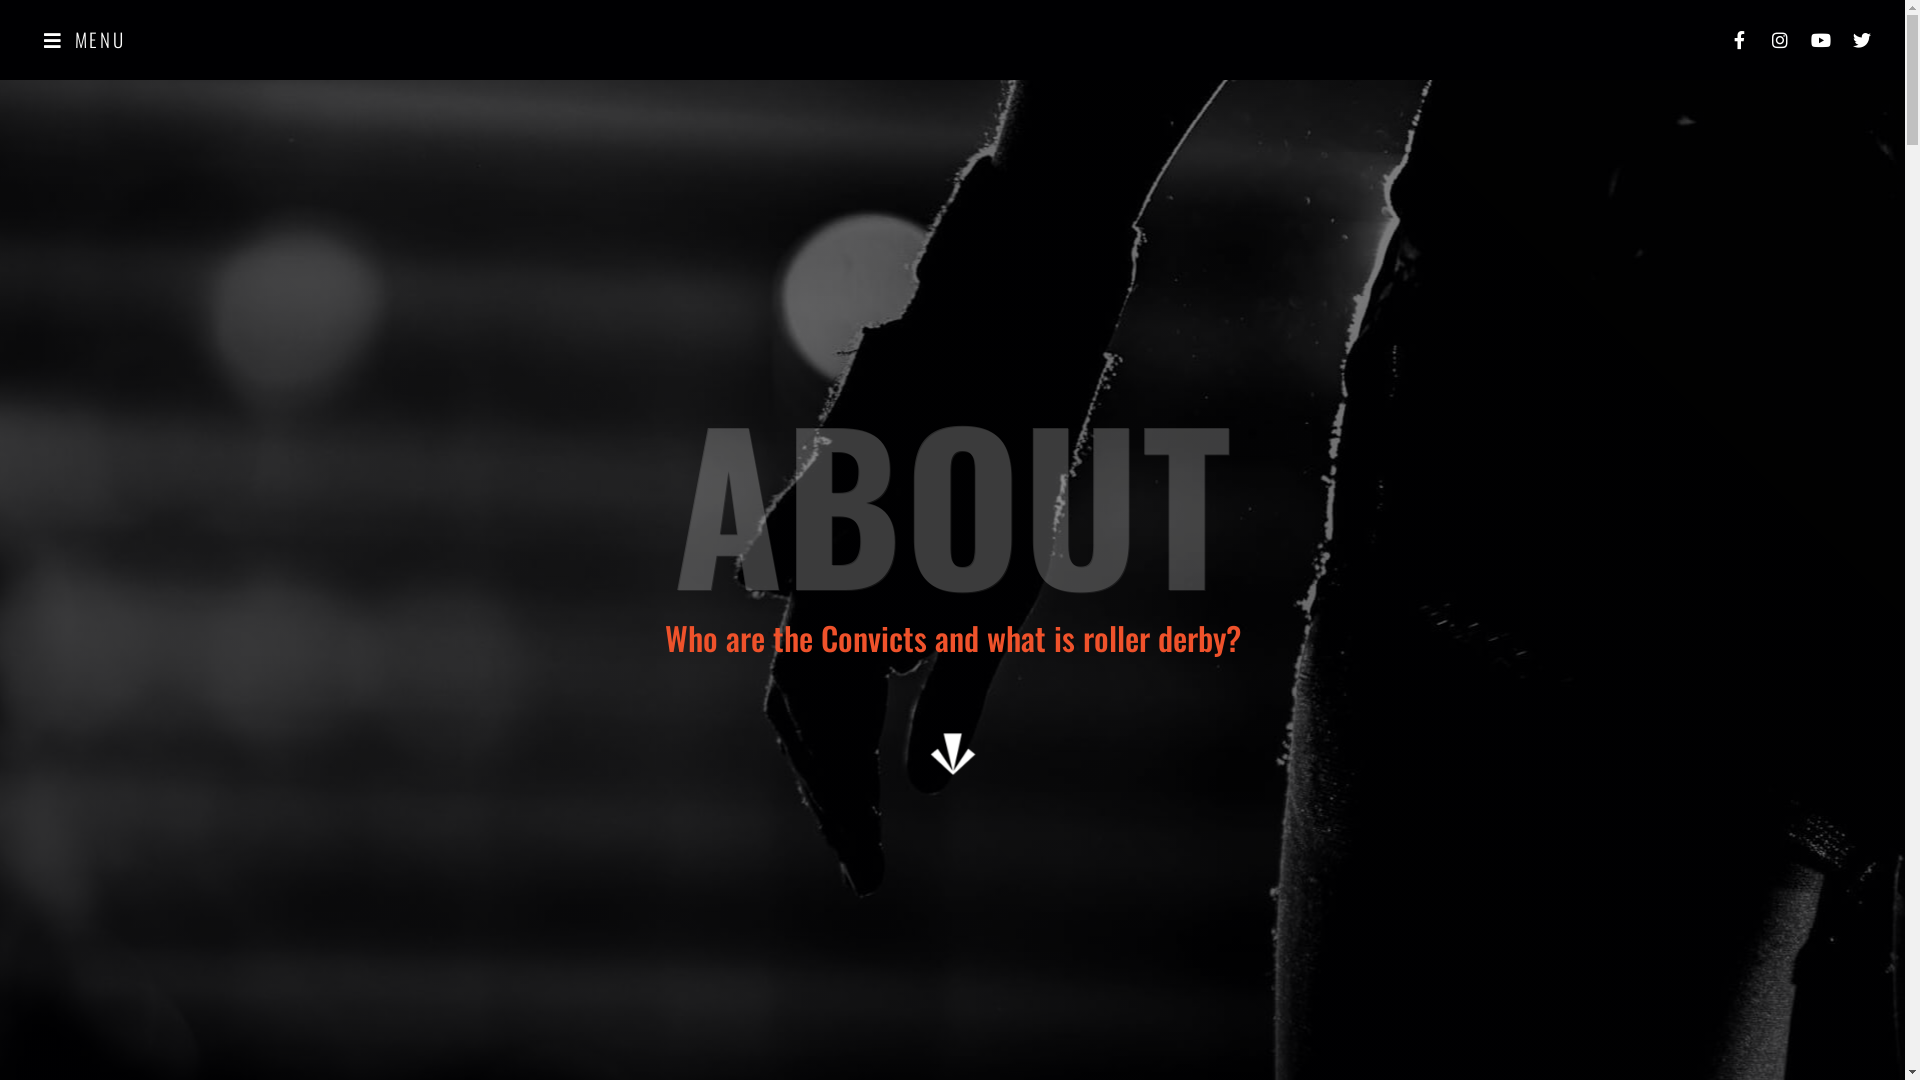 The image size is (1920, 1080). What do you see at coordinates (1737, 39) in the screenshot?
I see `'Facebook'` at bounding box center [1737, 39].